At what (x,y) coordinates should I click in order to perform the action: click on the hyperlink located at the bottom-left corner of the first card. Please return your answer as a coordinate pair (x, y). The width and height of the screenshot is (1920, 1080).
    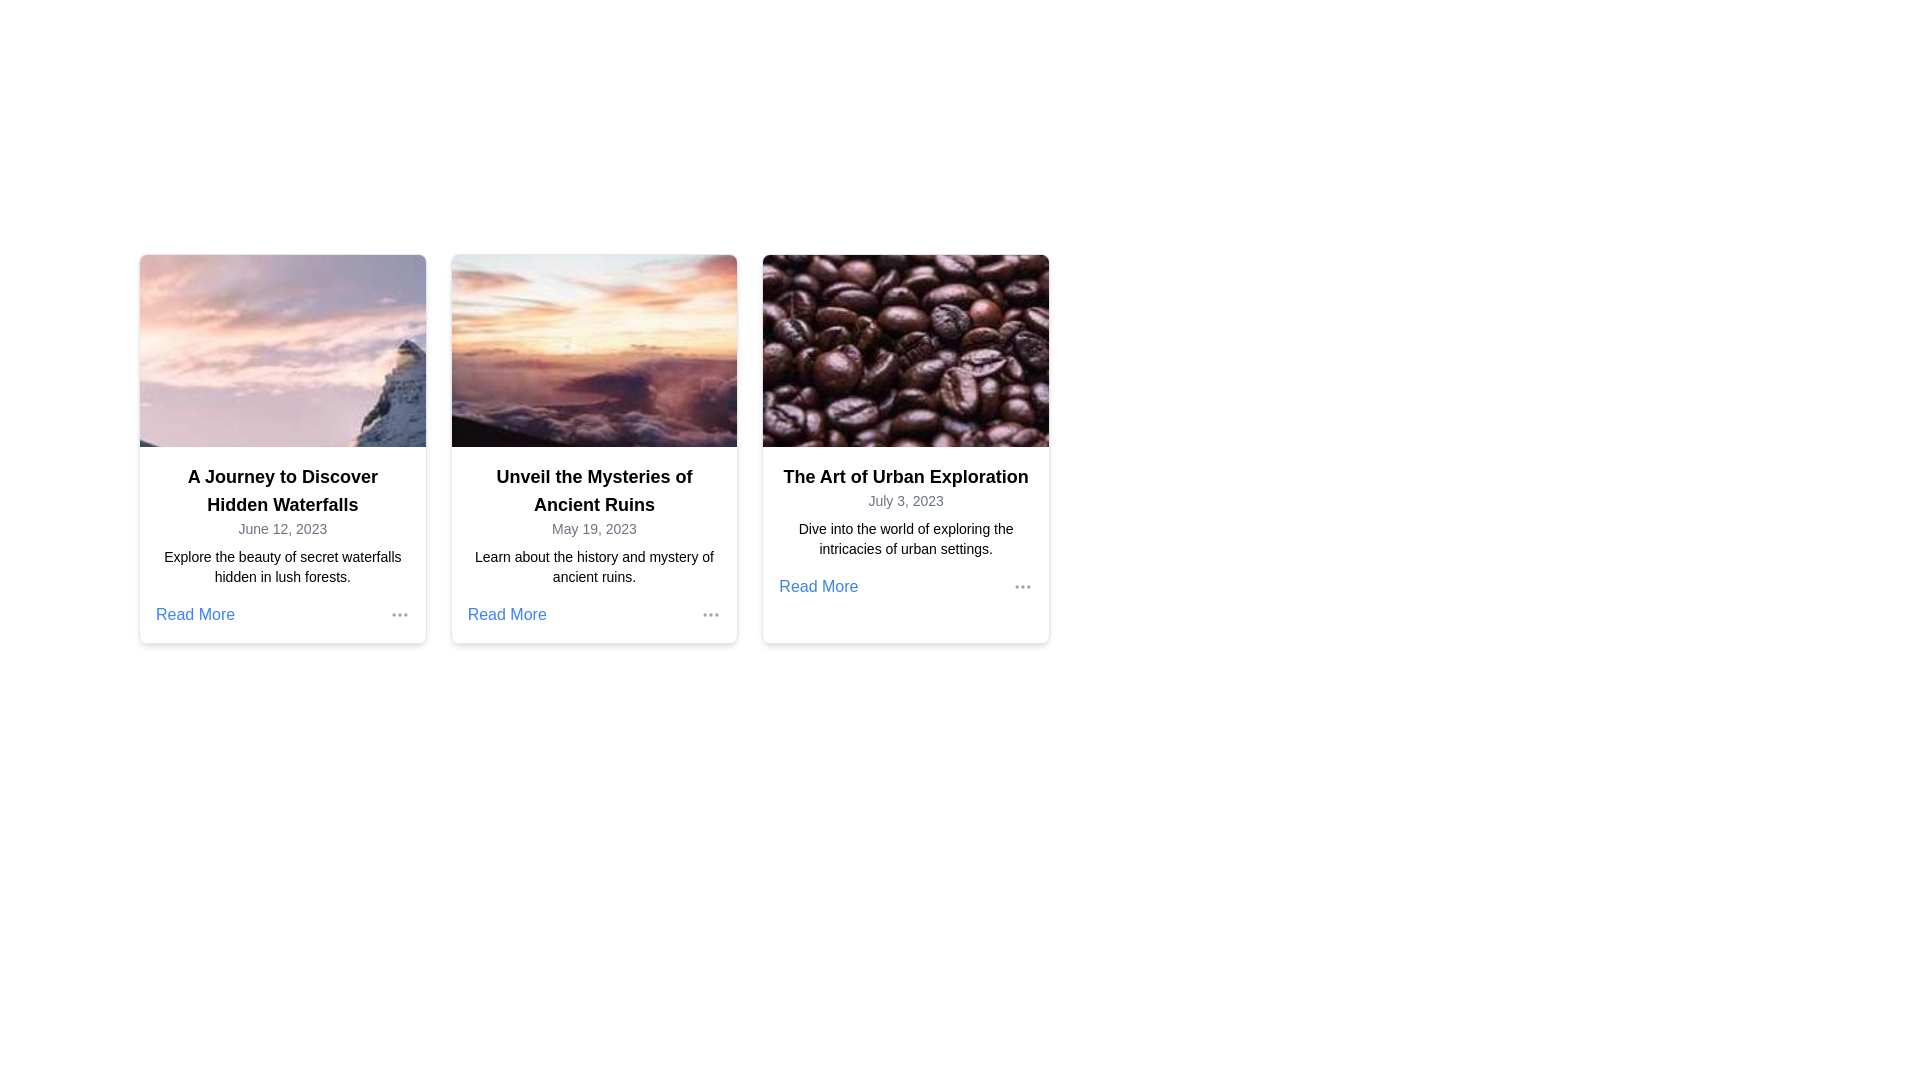
    Looking at the image, I should click on (195, 613).